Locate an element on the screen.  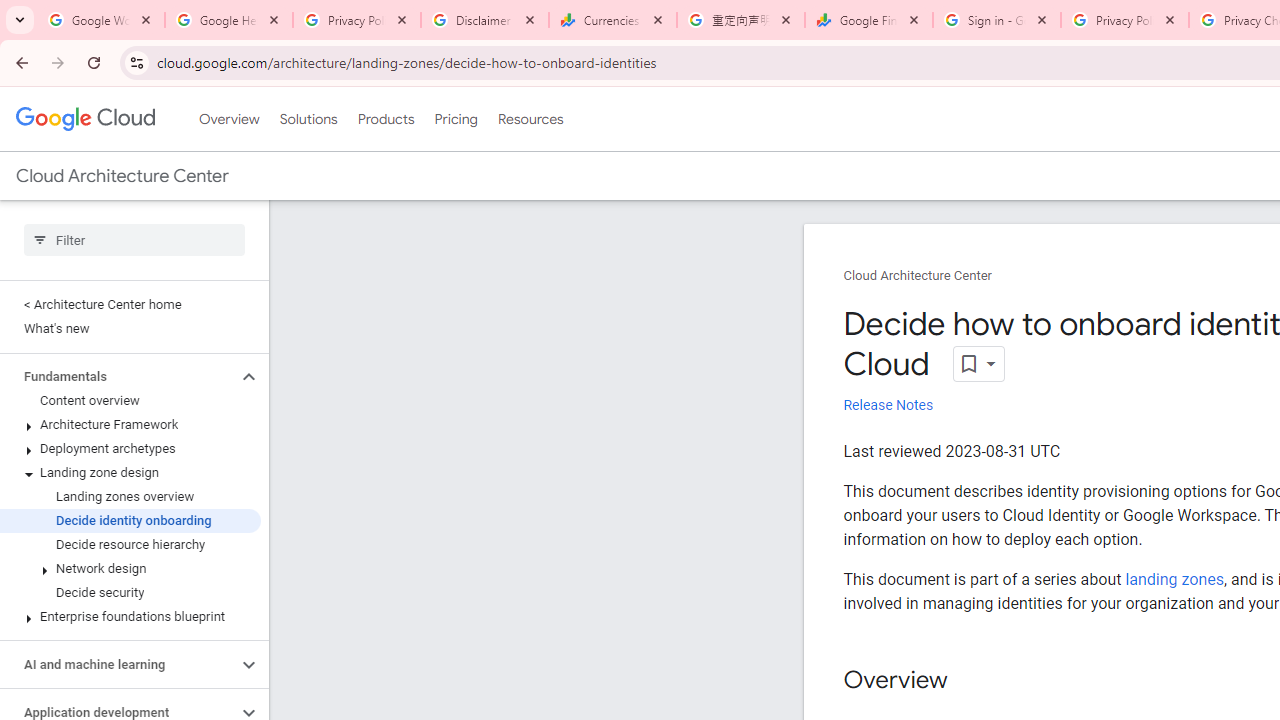
'Open dropdown' is located at coordinates (978, 364).